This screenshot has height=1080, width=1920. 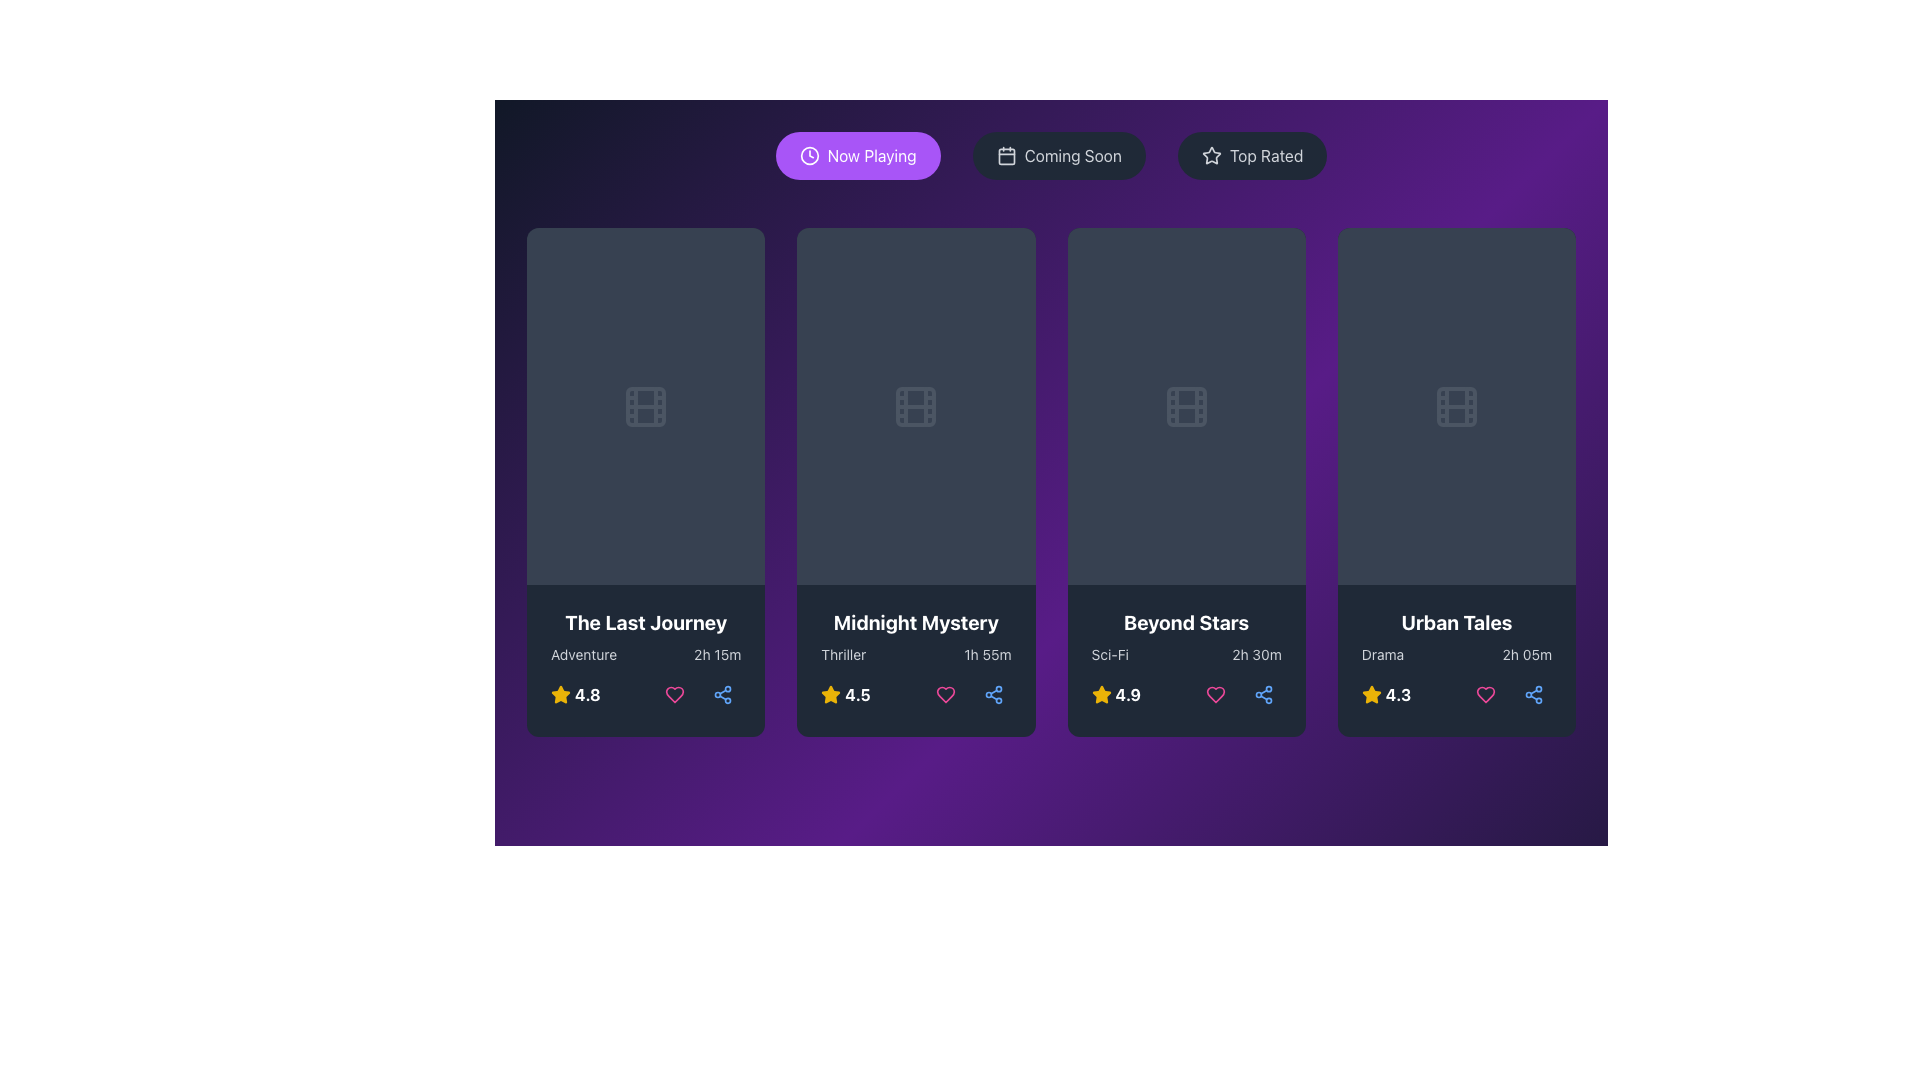 I want to click on the text label displaying the rating '4.3' next to the yellow star icon in the fourth card of the horizontal layout for 'Urban Tales', so click(x=1397, y=694).